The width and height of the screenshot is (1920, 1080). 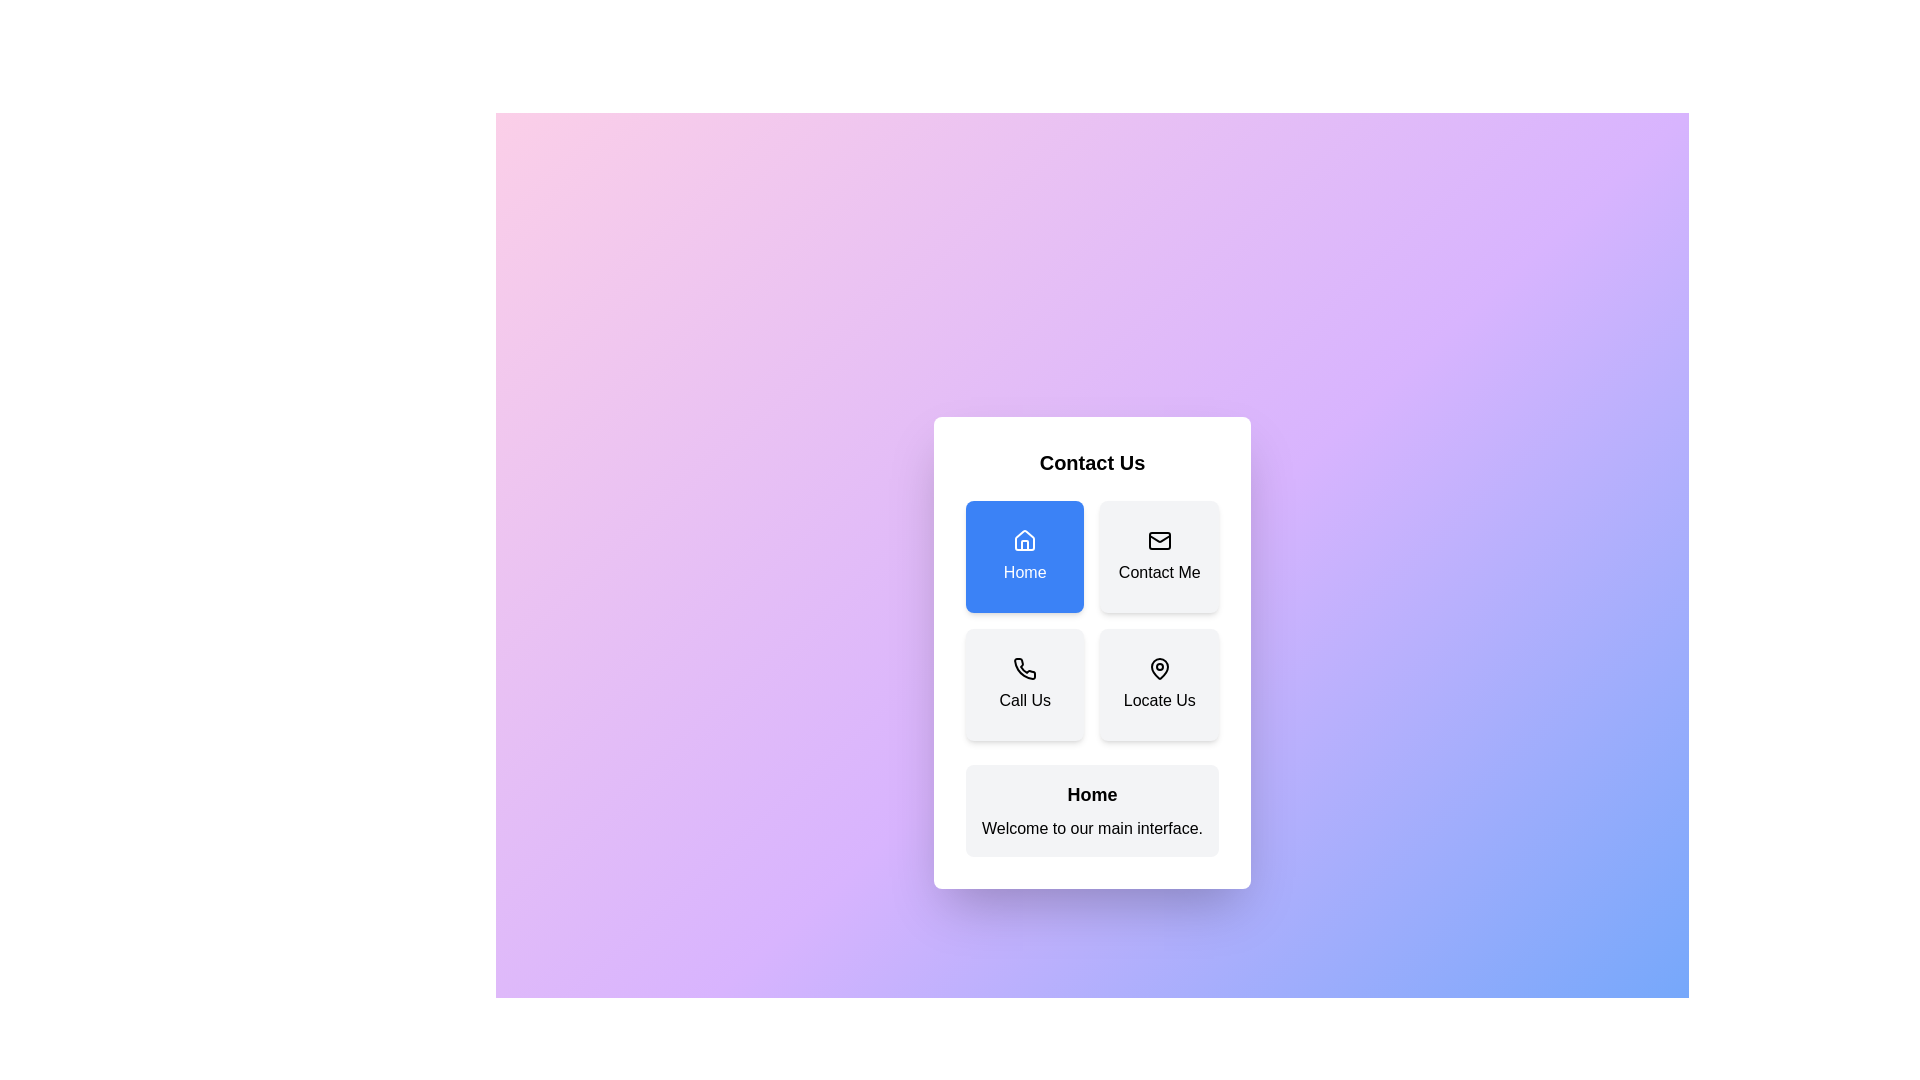 What do you see at coordinates (1158, 556) in the screenshot?
I see `the button corresponding to Contact Me to display its details` at bounding box center [1158, 556].